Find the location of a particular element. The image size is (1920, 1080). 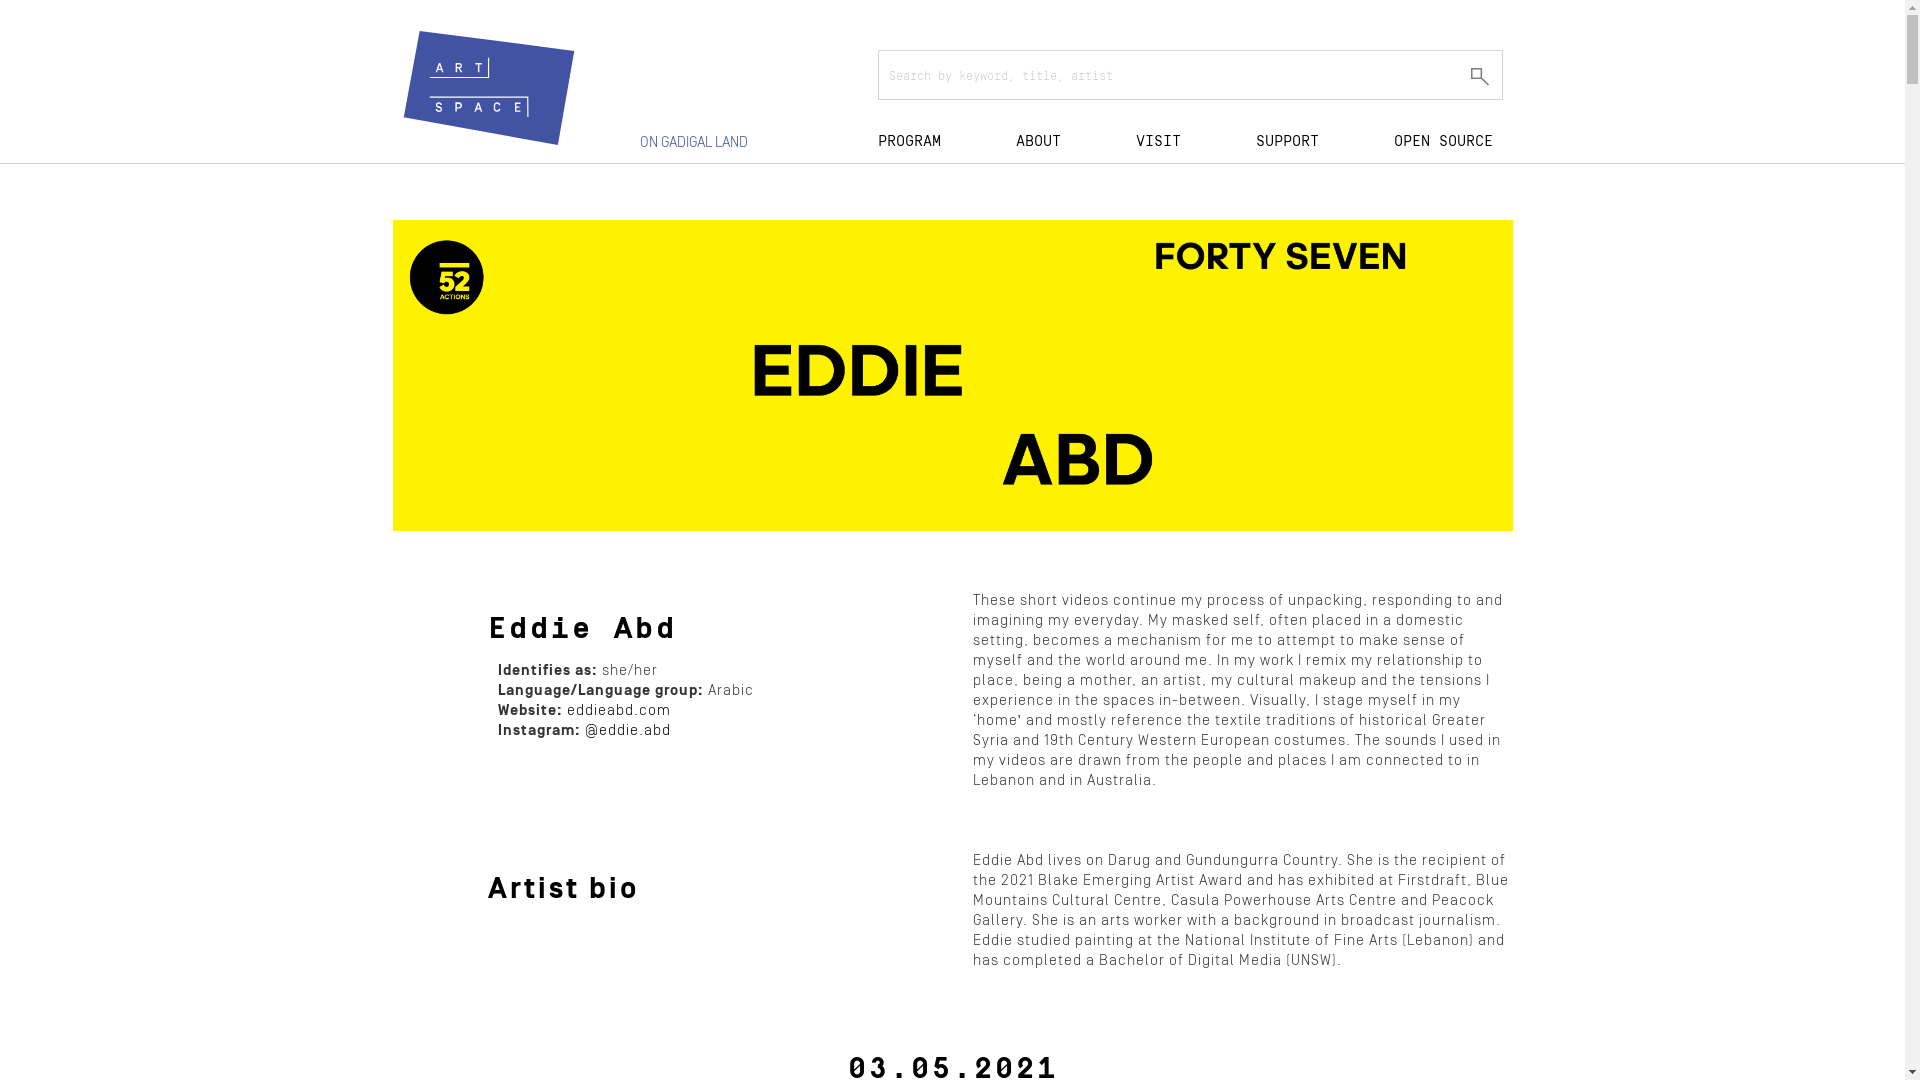

'PROGRAM' is located at coordinates (878, 138).